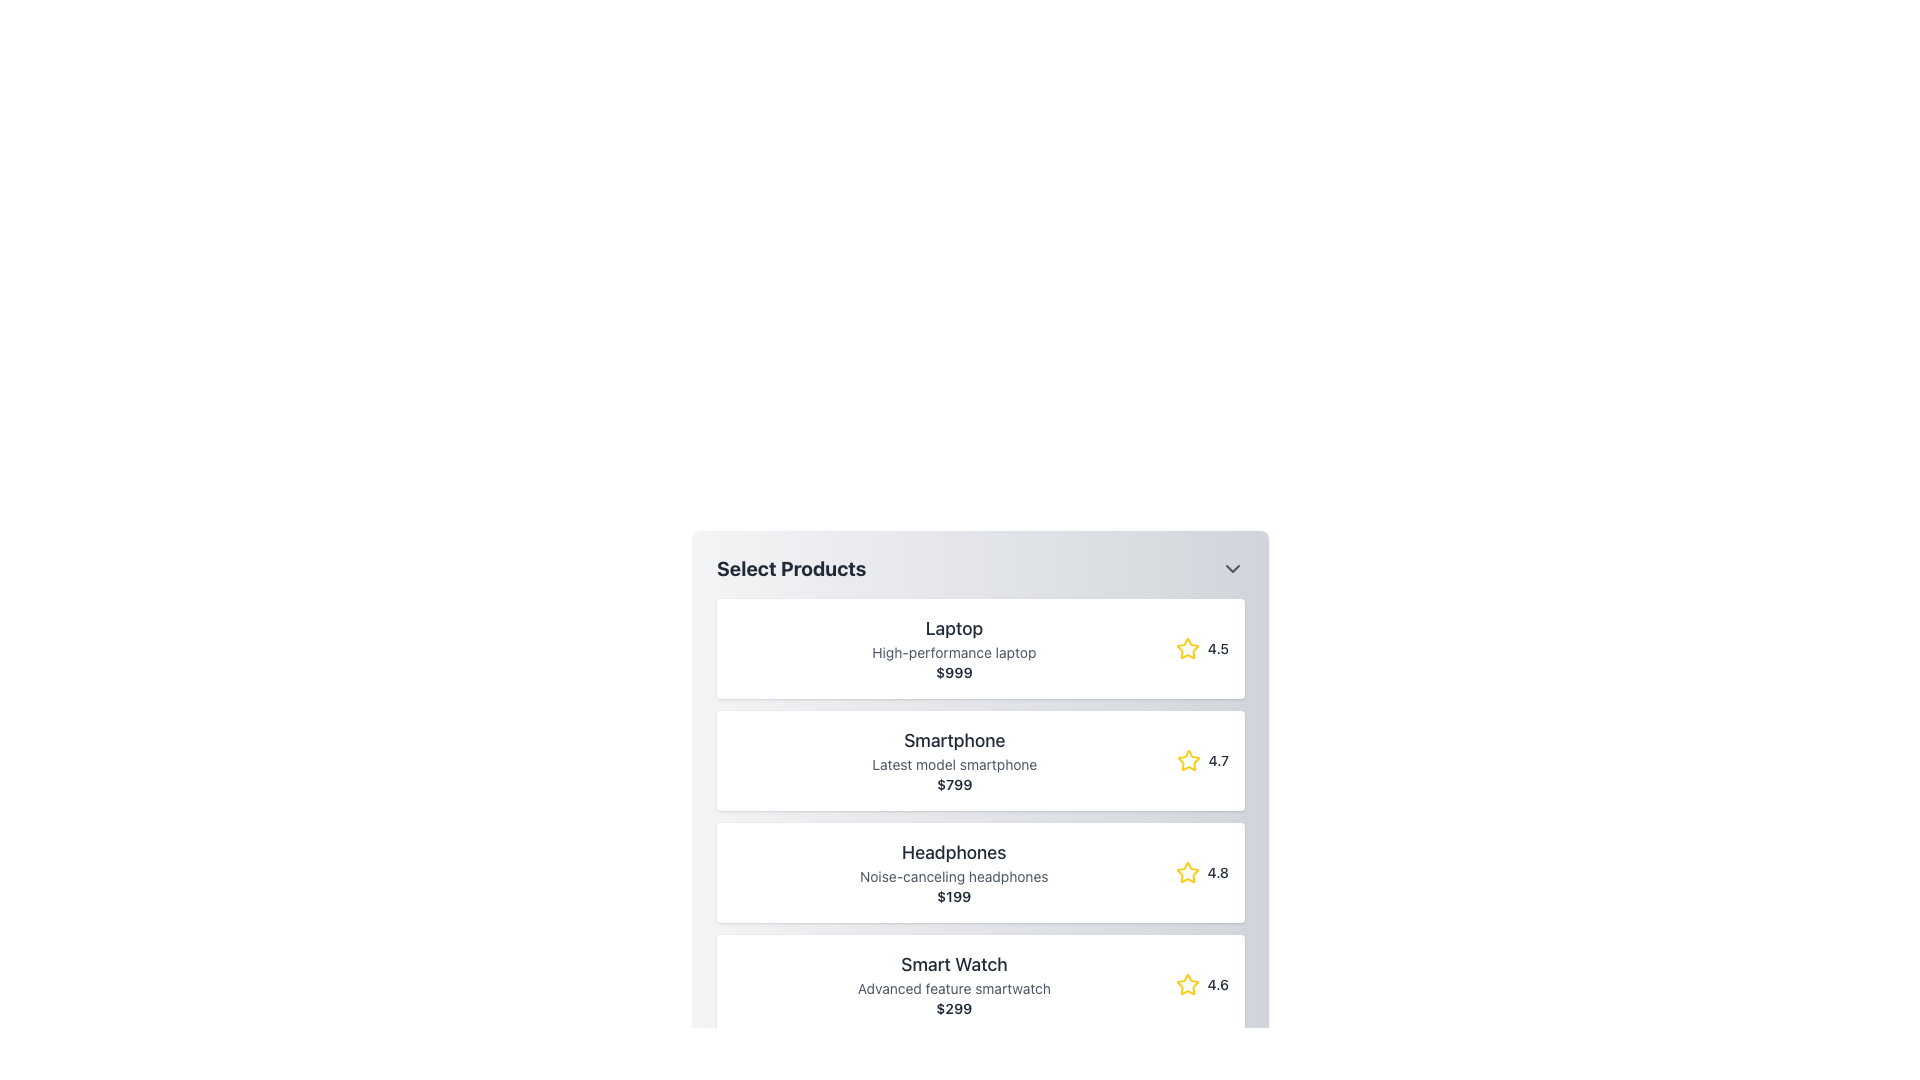 The height and width of the screenshot is (1080, 1920). Describe the element at coordinates (953, 652) in the screenshot. I see `text content of the description label located below the bold text 'Laptop' and above the price '$999' within the product card for the laptop item` at that location.